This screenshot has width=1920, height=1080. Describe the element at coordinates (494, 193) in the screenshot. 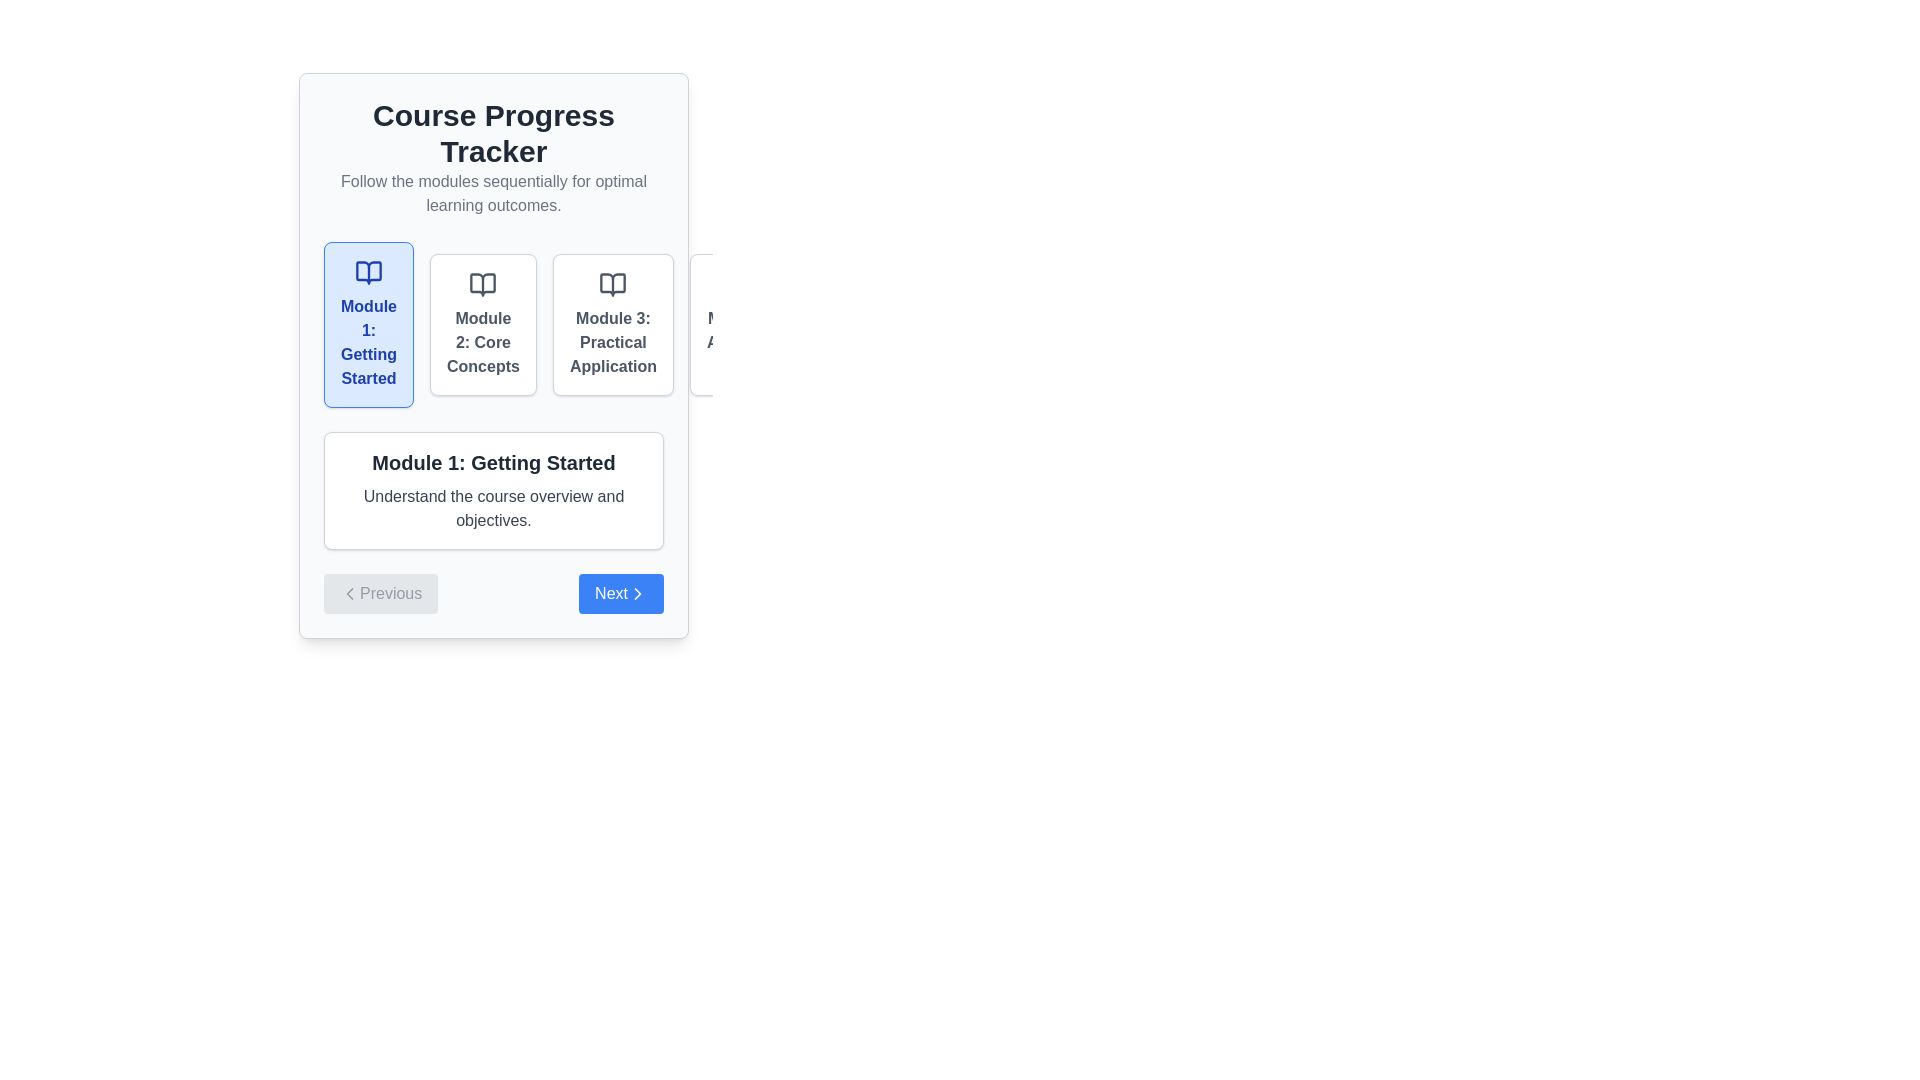

I see `the static text label that reads 'Follow the modules sequentially for optimal learning outcomes.' which is styled in gray color and located below the bold title 'Course Progress Tracker'` at that location.